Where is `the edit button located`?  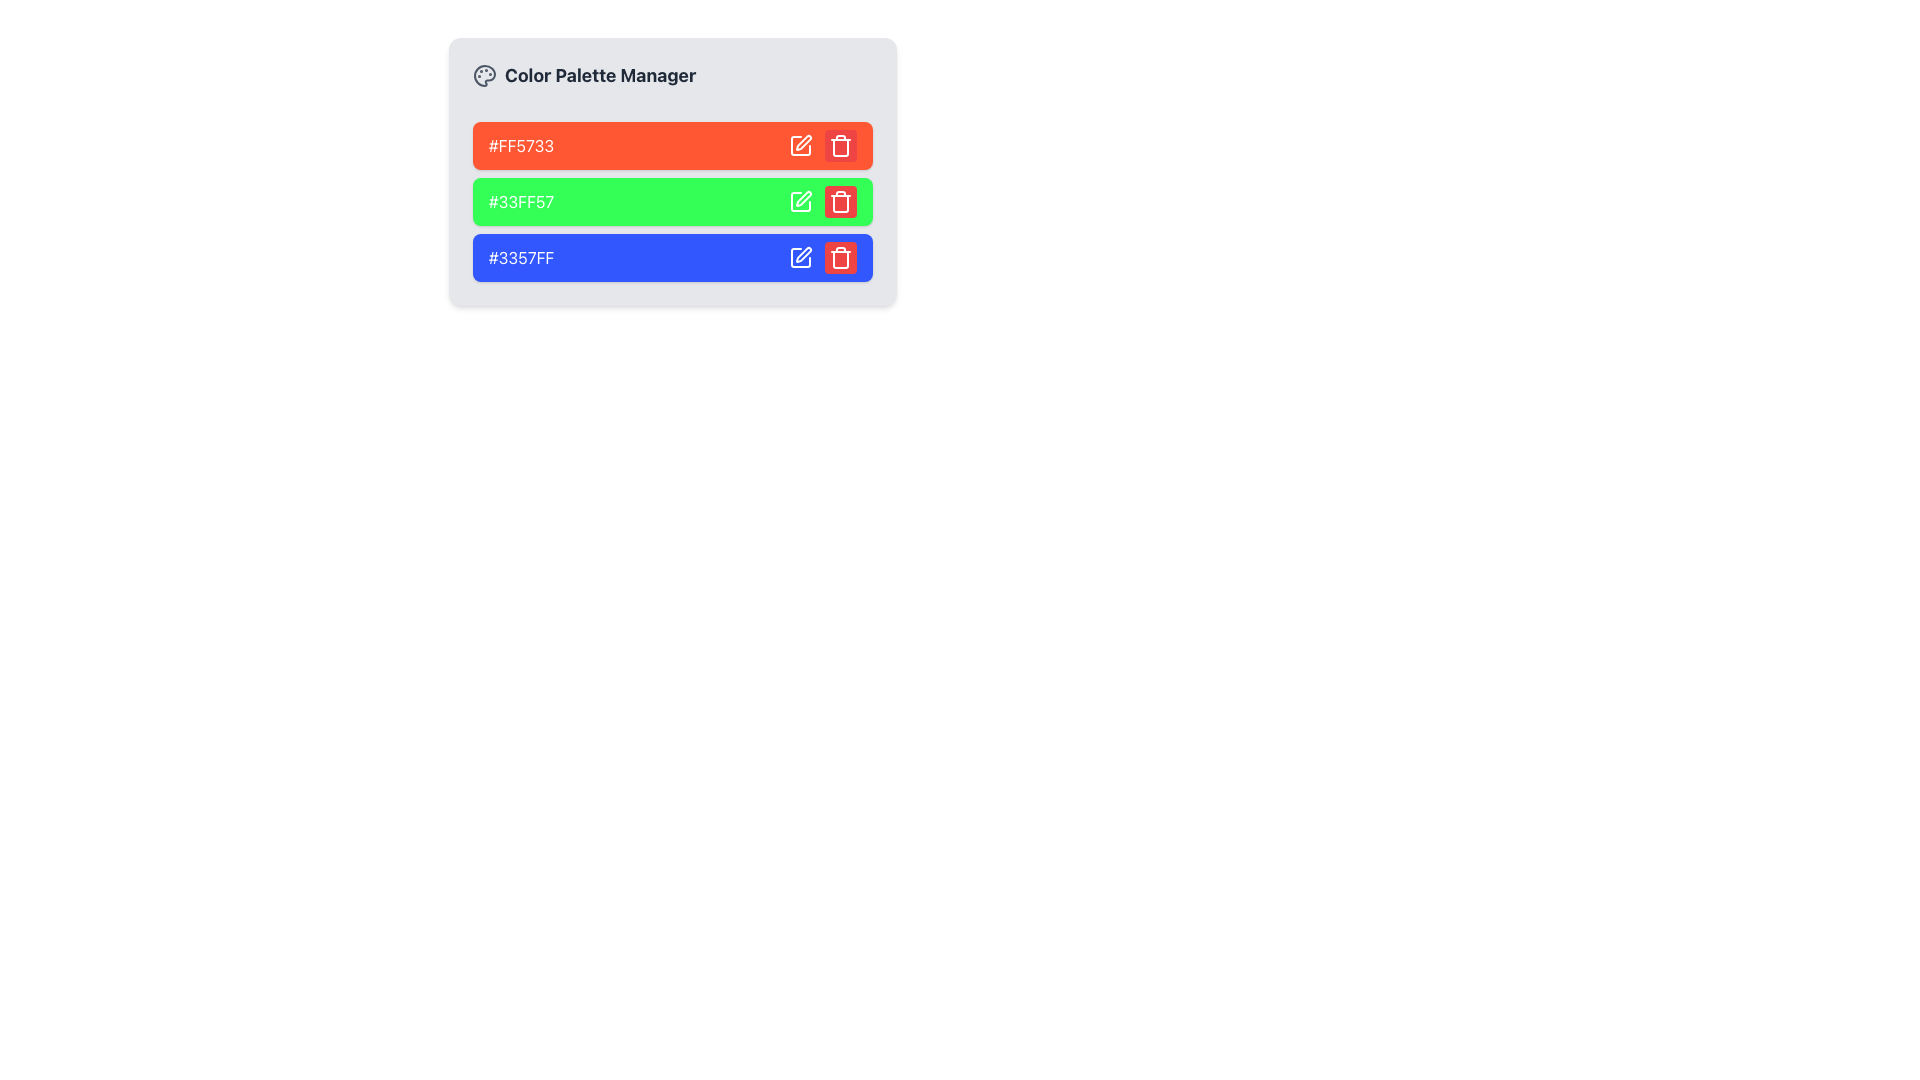 the edit button located is located at coordinates (801, 145).